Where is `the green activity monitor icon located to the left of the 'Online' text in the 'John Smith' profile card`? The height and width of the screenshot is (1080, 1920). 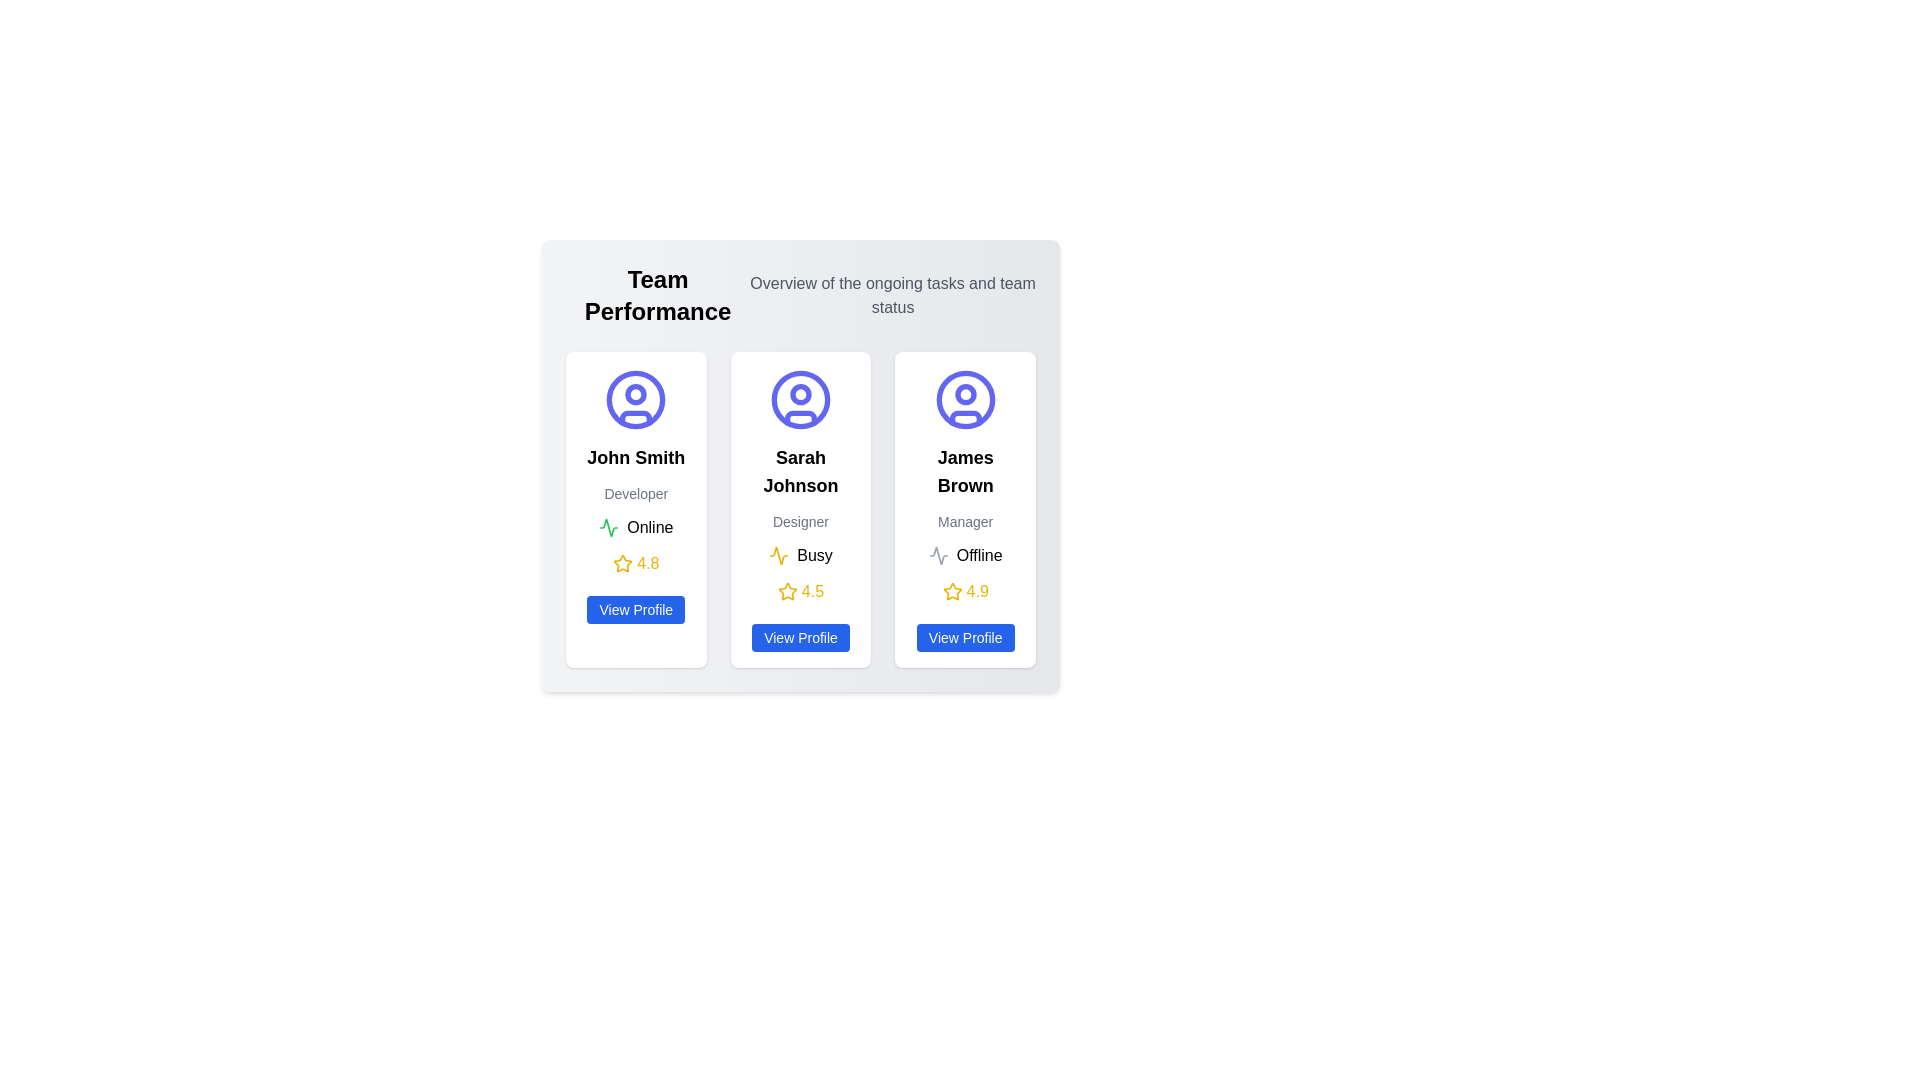
the green activity monitor icon located to the left of the 'Online' text in the 'John Smith' profile card is located at coordinates (608, 527).